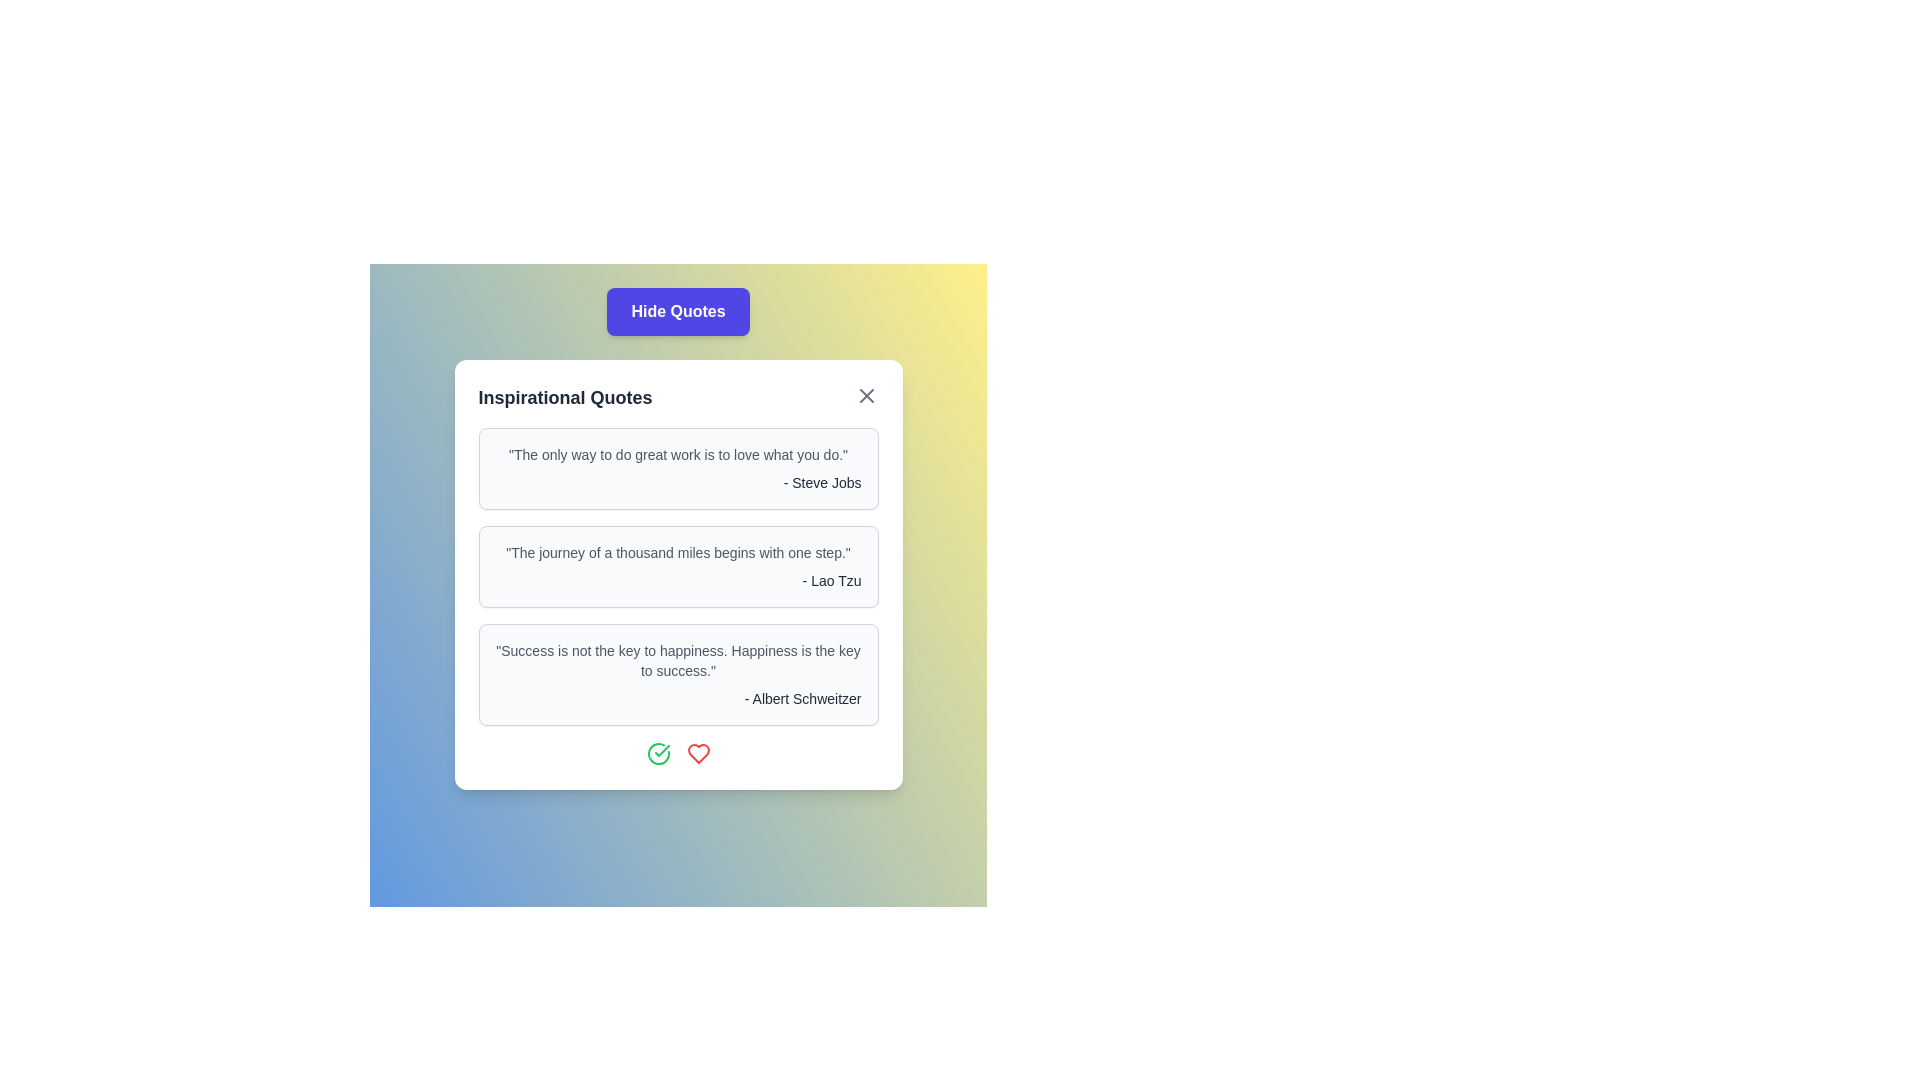 This screenshot has height=1080, width=1920. What do you see at coordinates (678, 574) in the screenshot?
I see `the middle quote card in the modal dialog titled 'Inspirational Quotes', which has a white background, gray borders, and displays a quote and its author in a minimalistic style` at bounding box center [678, 574].